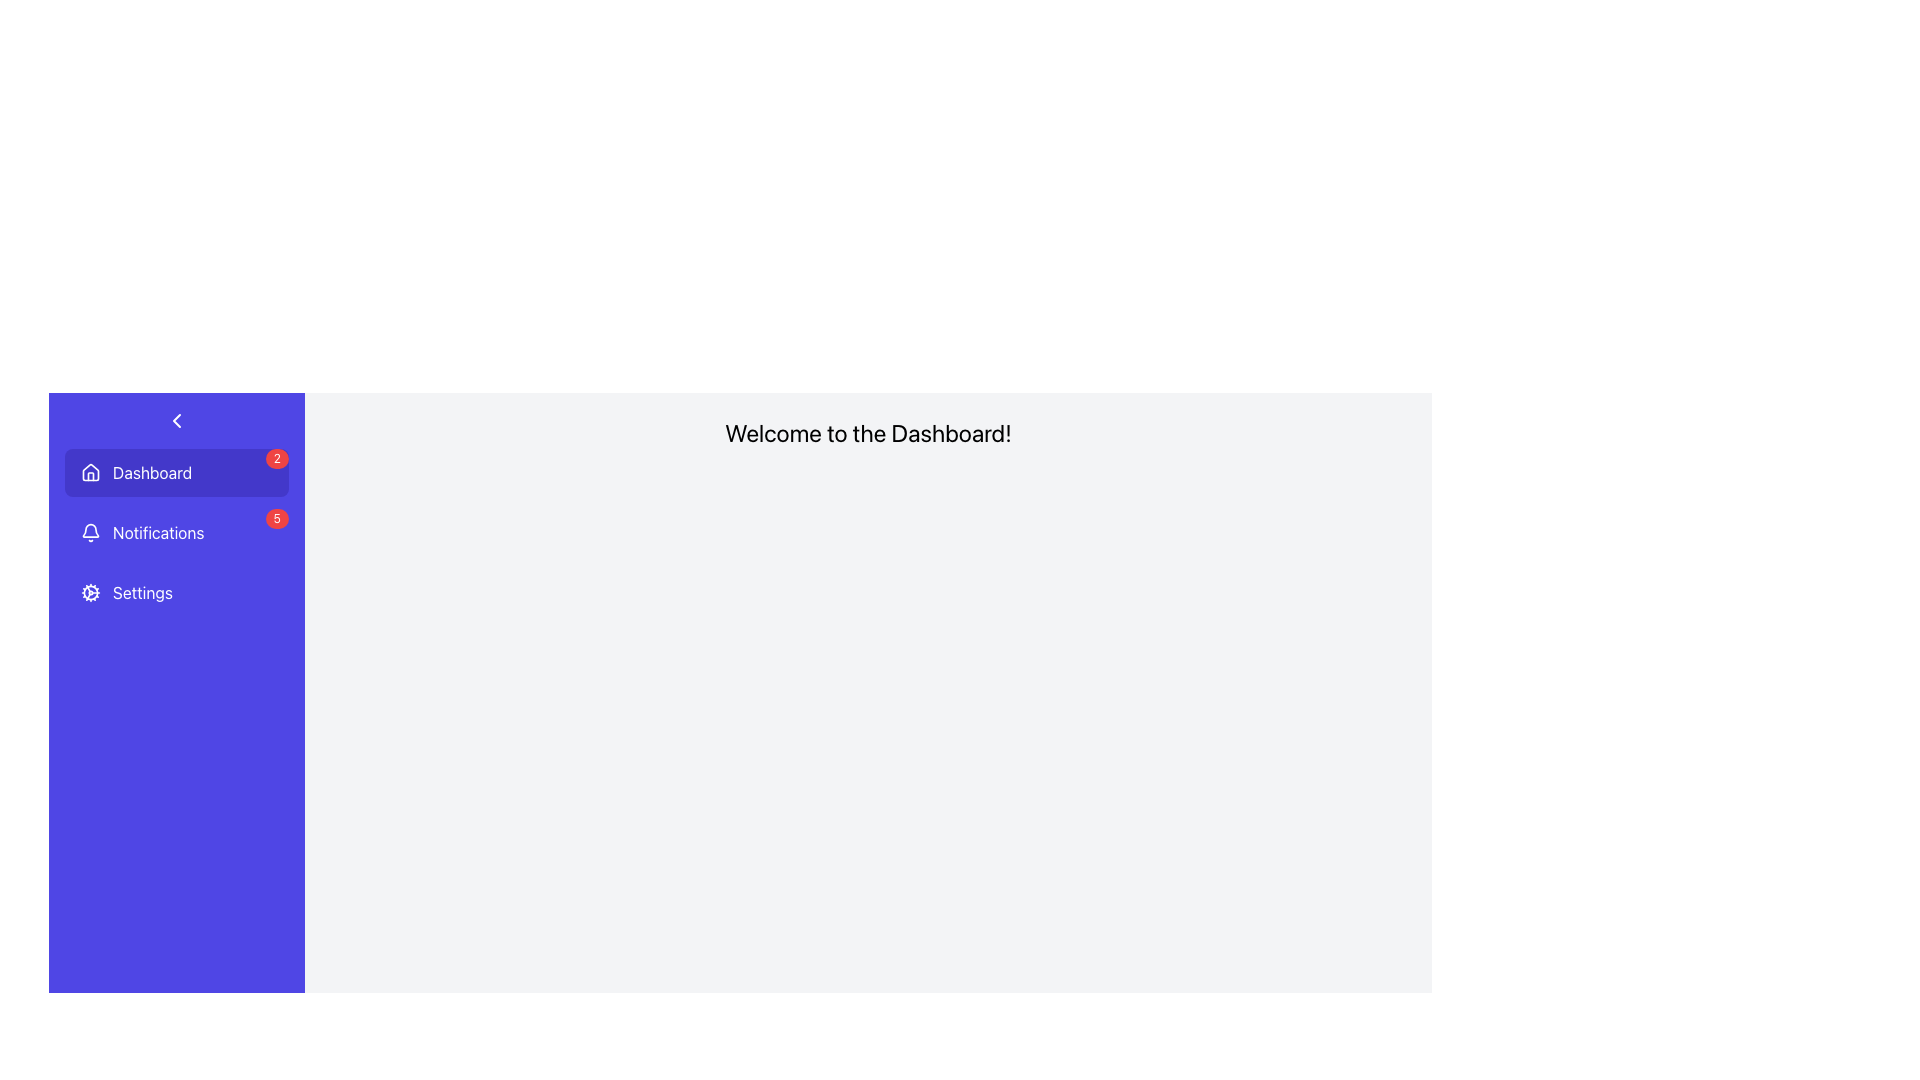  What do you see at coordinates (177, 419) in the screenshot?
I see `the leftward-facing chevron icon located in the top-left section of the sidebar` at bounding box center [177, 419].